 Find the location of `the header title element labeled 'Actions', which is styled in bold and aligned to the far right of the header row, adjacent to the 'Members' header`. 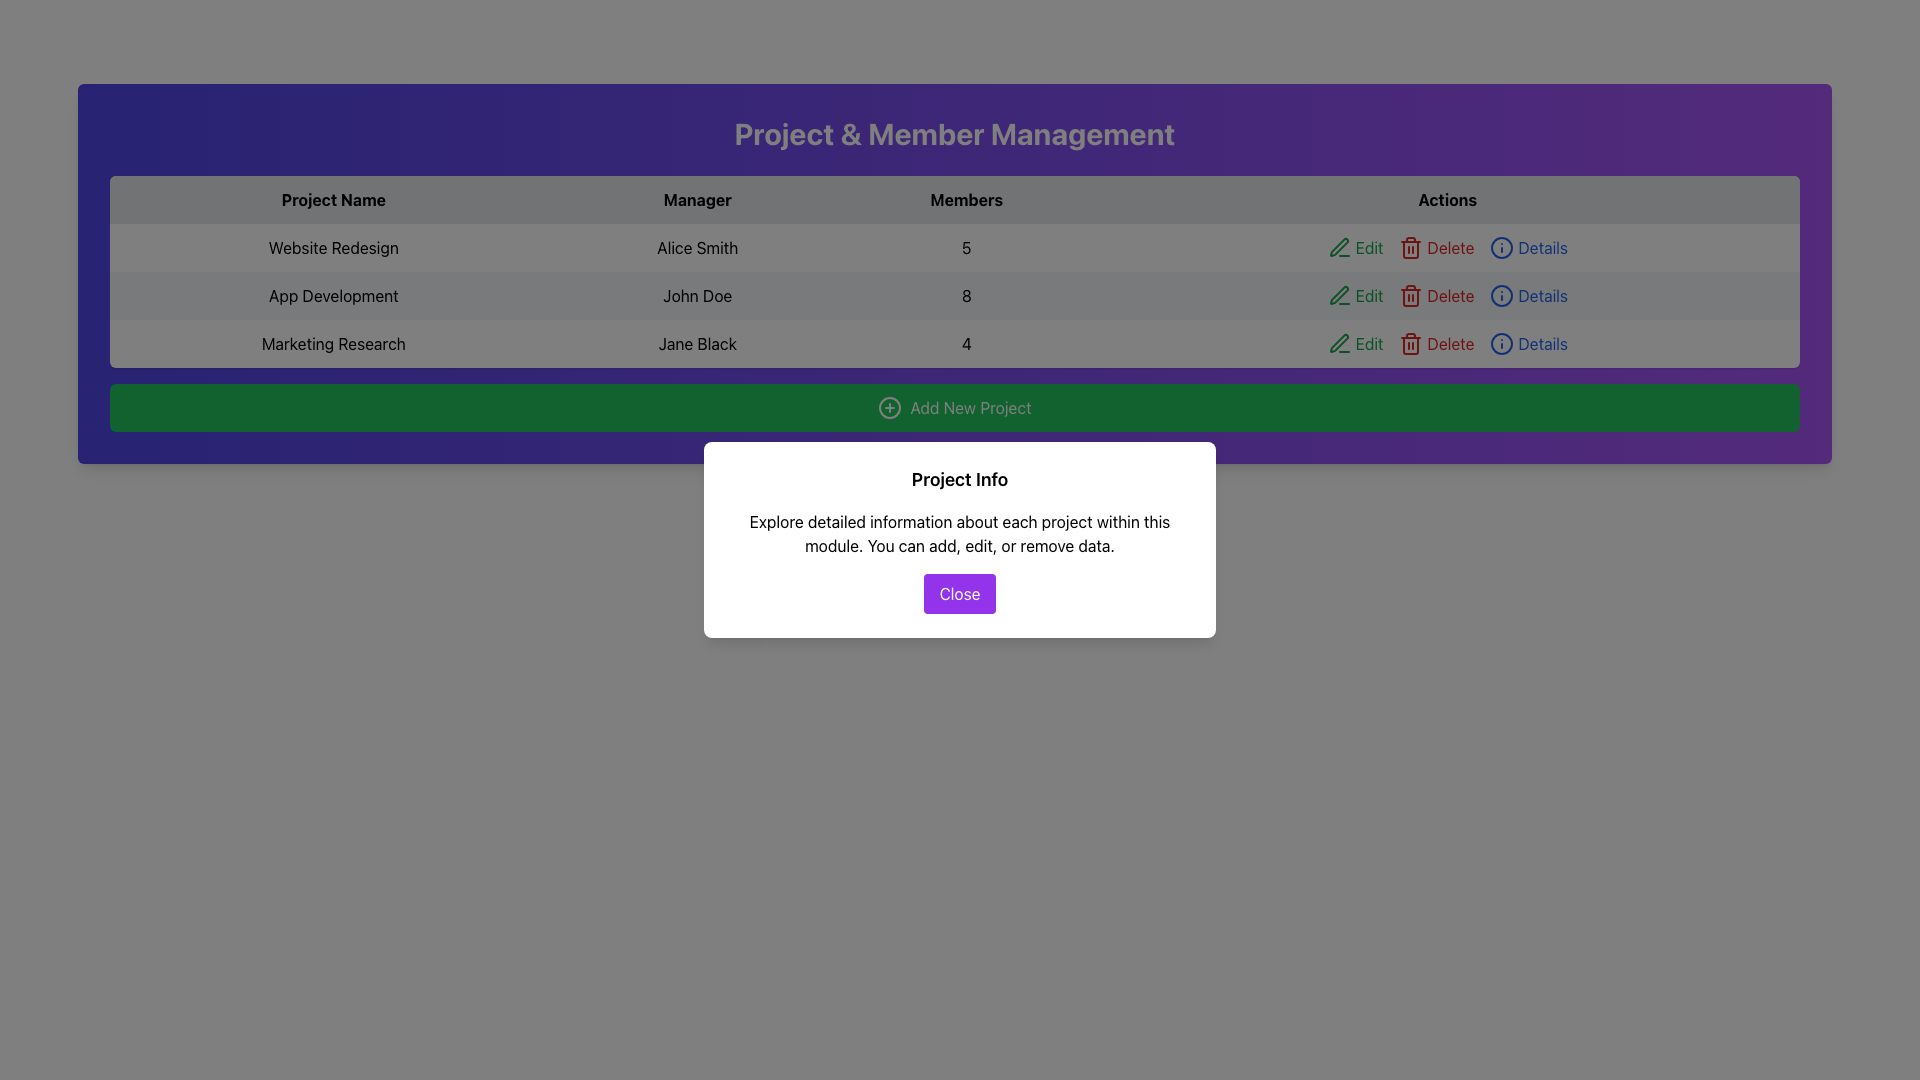

the header title element labeled 'Actions', which is styled in bold and aligned to the far right of the header row, adjacent to the 'Members' header is located at coordinates (1447, 200).